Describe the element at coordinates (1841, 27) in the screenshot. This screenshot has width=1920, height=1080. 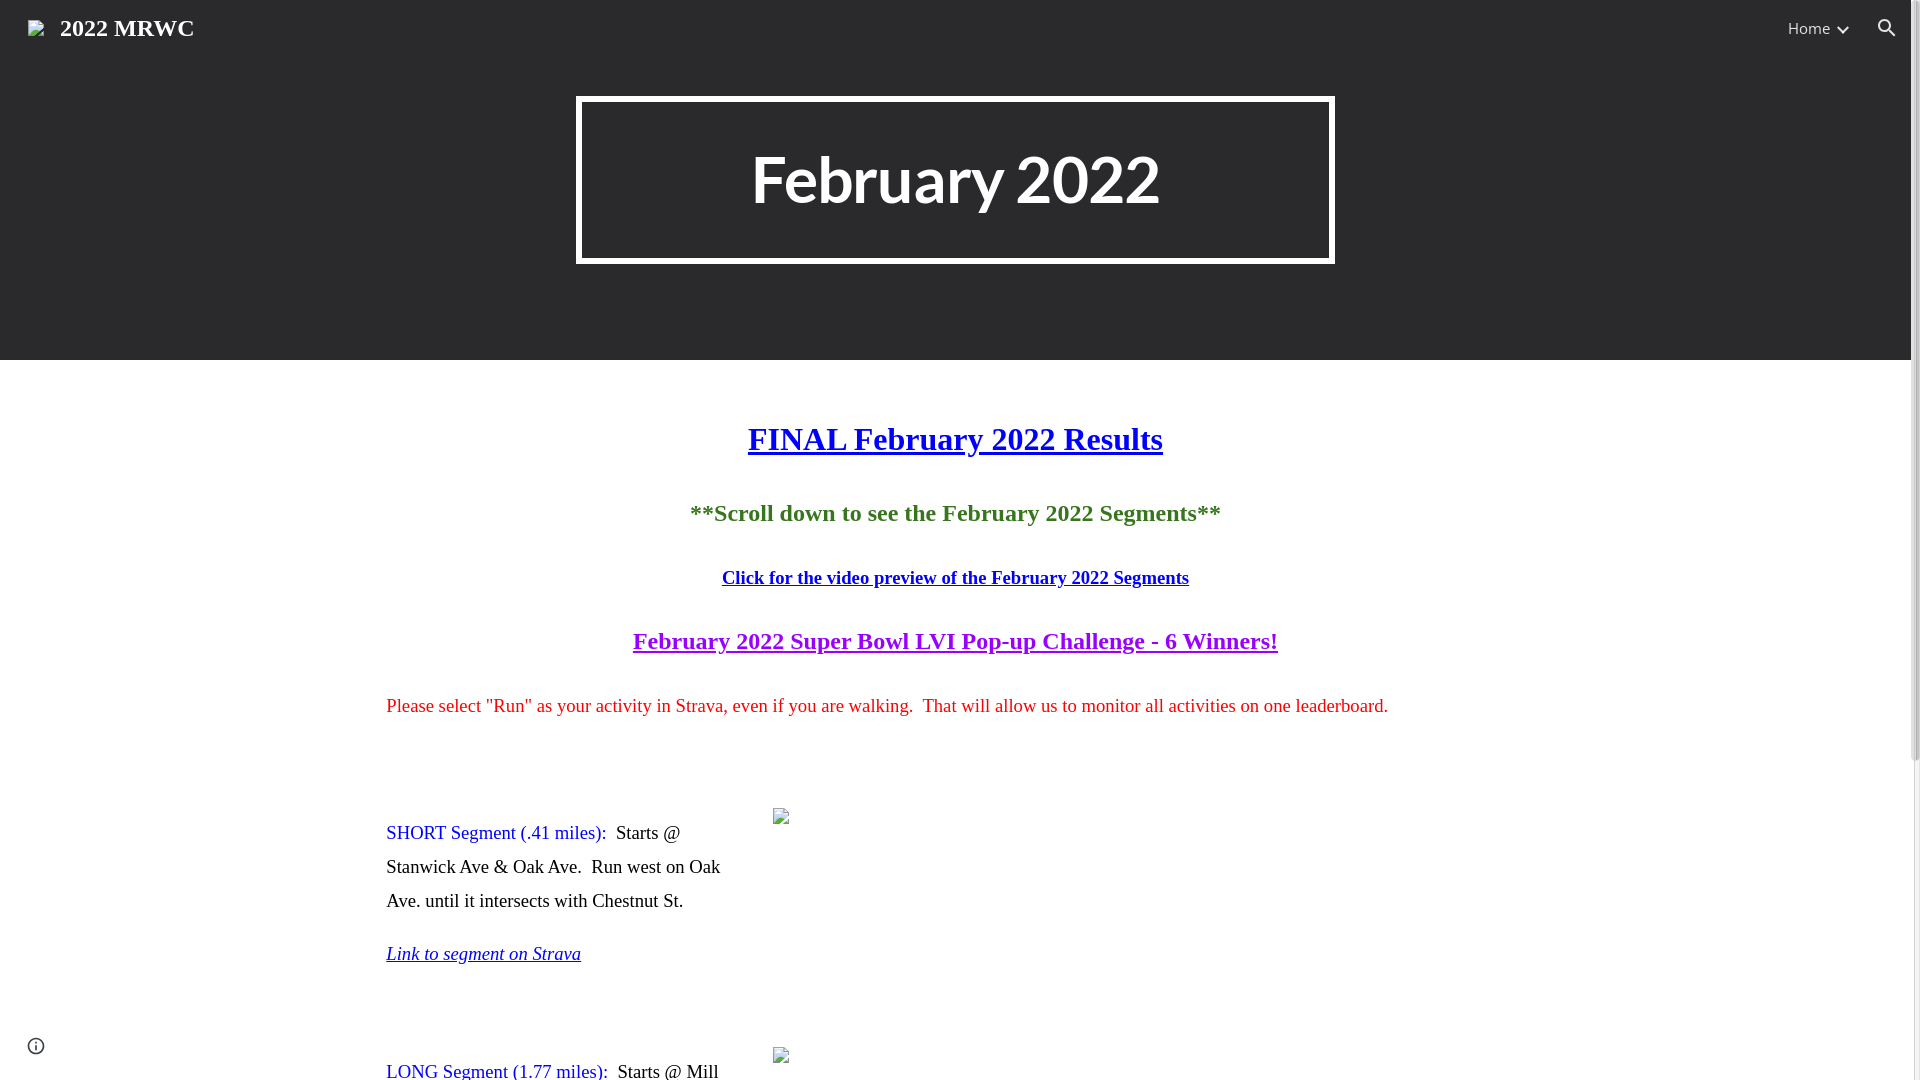
I see `'Expand/Collapse'` at that location.